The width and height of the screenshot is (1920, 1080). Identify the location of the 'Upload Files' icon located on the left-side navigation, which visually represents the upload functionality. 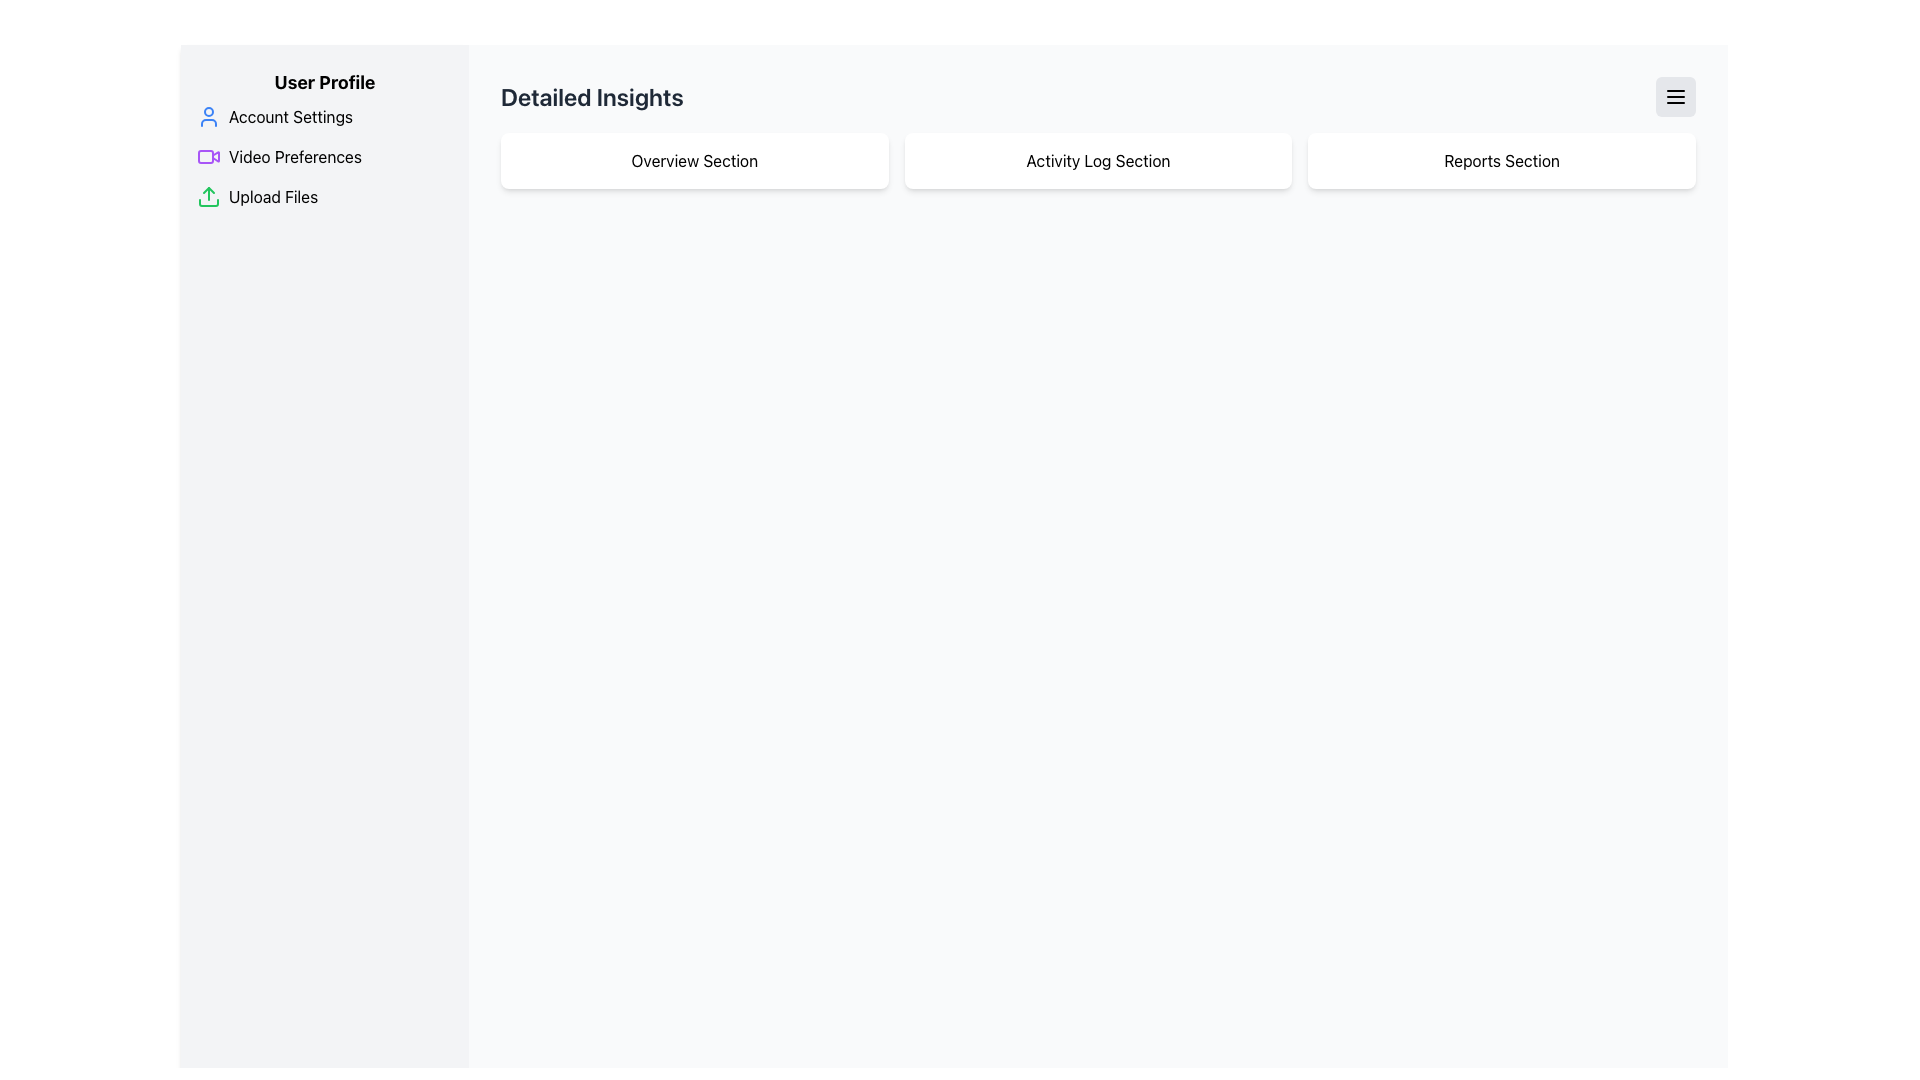
(209, 196).